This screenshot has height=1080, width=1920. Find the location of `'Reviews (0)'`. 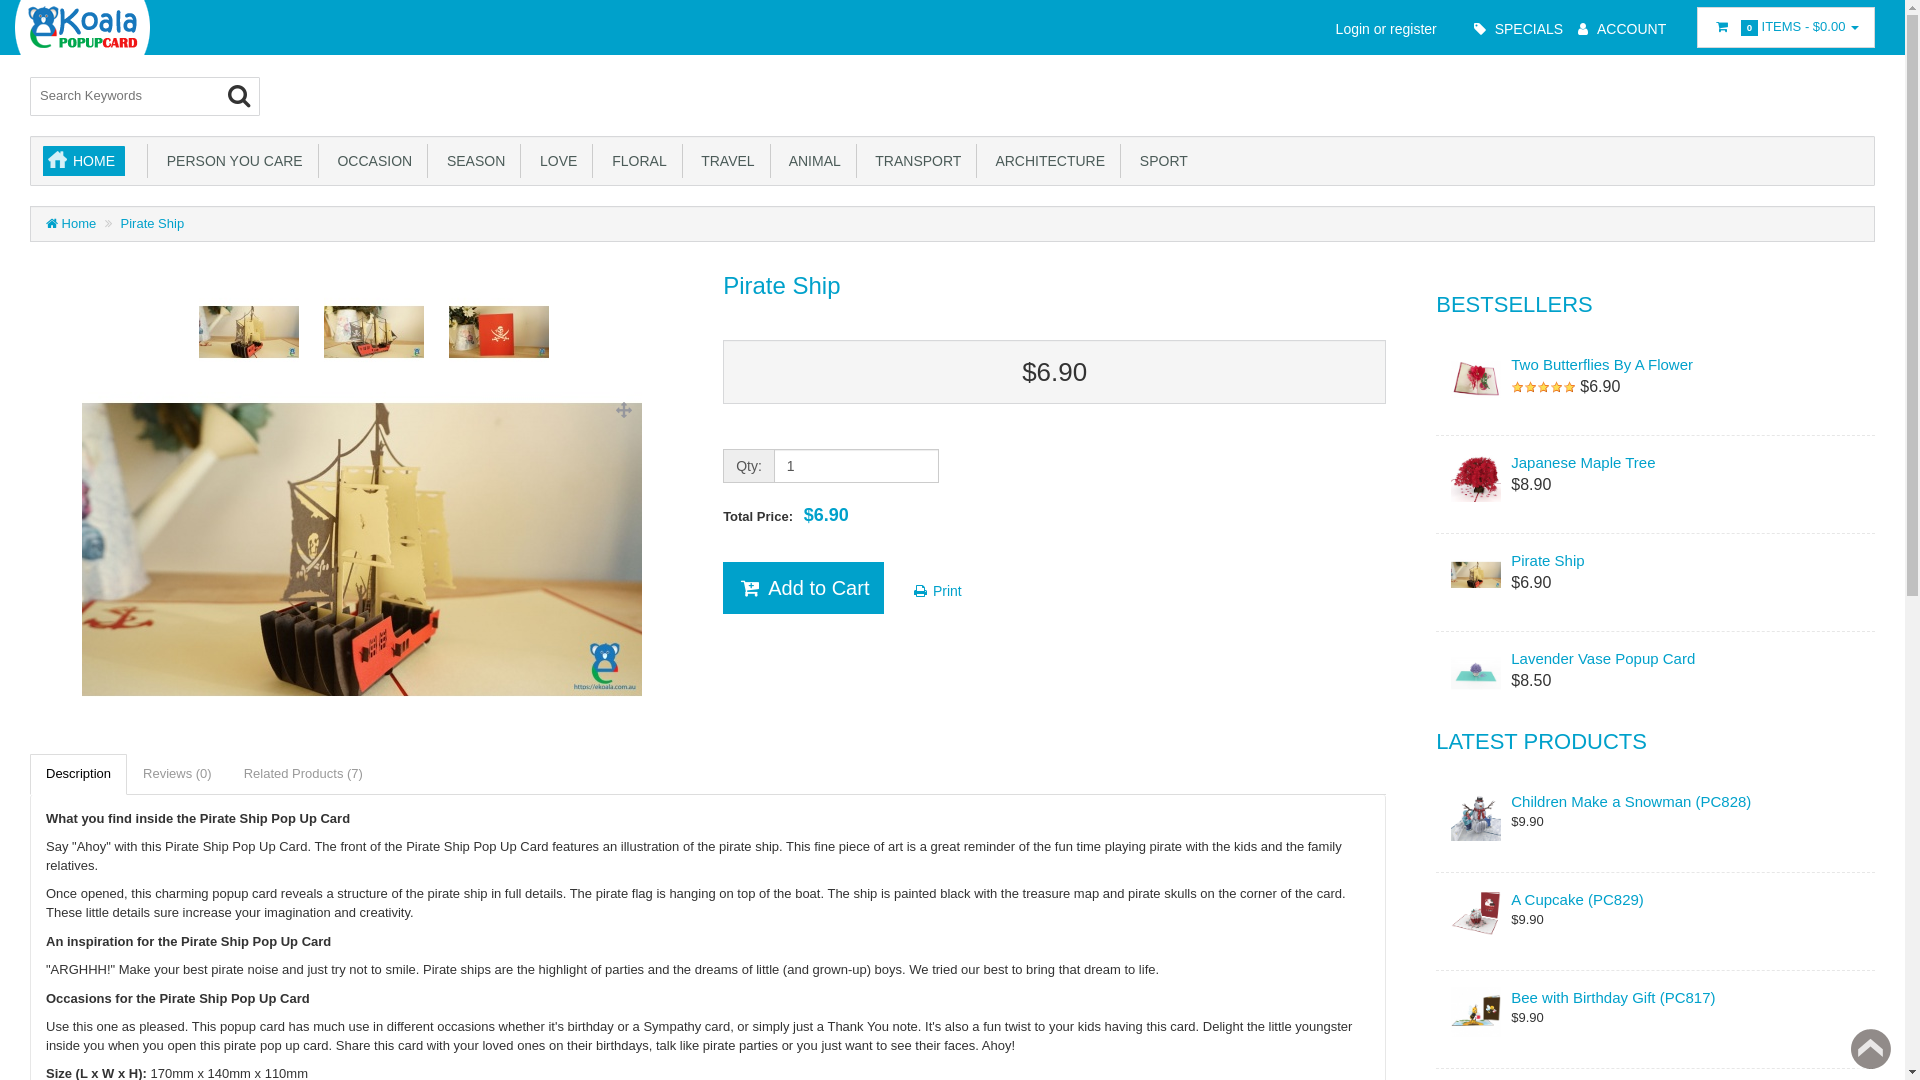

'Reviews (0)' is located at coordinates (177, 773).